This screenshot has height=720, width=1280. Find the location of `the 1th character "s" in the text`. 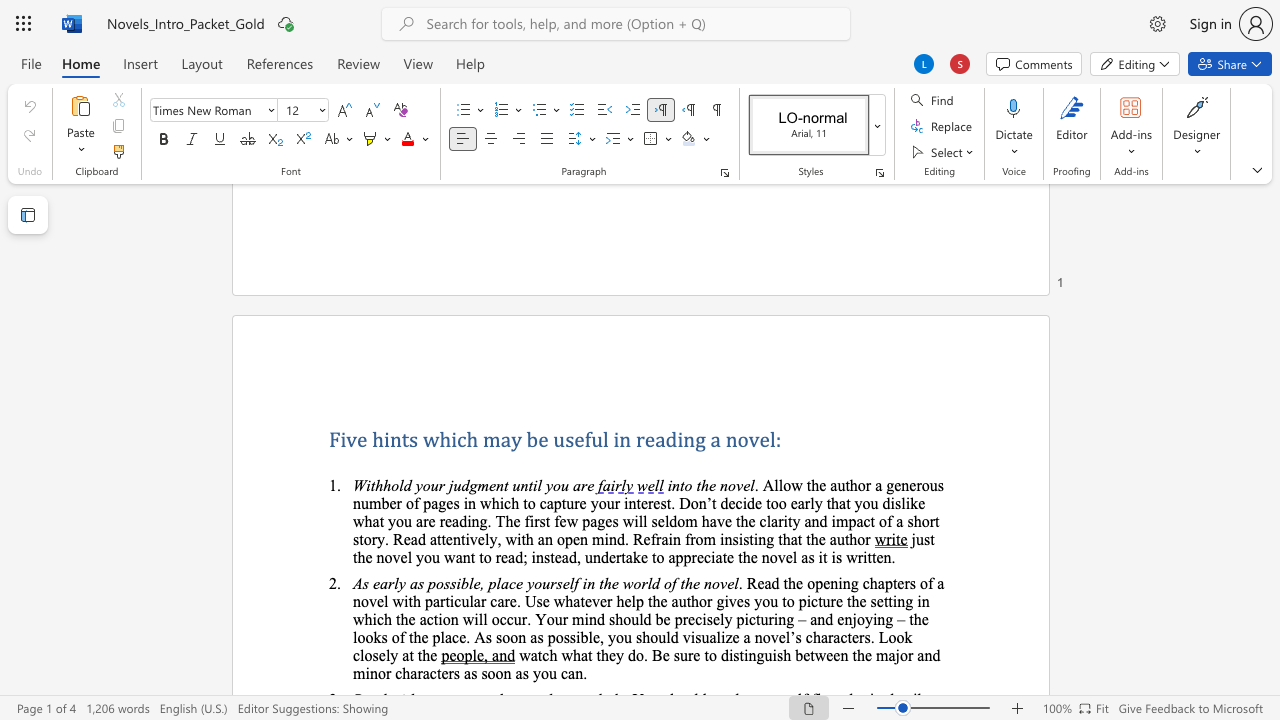

the 1th character "s" in the text is located at coordinates (412, 438).